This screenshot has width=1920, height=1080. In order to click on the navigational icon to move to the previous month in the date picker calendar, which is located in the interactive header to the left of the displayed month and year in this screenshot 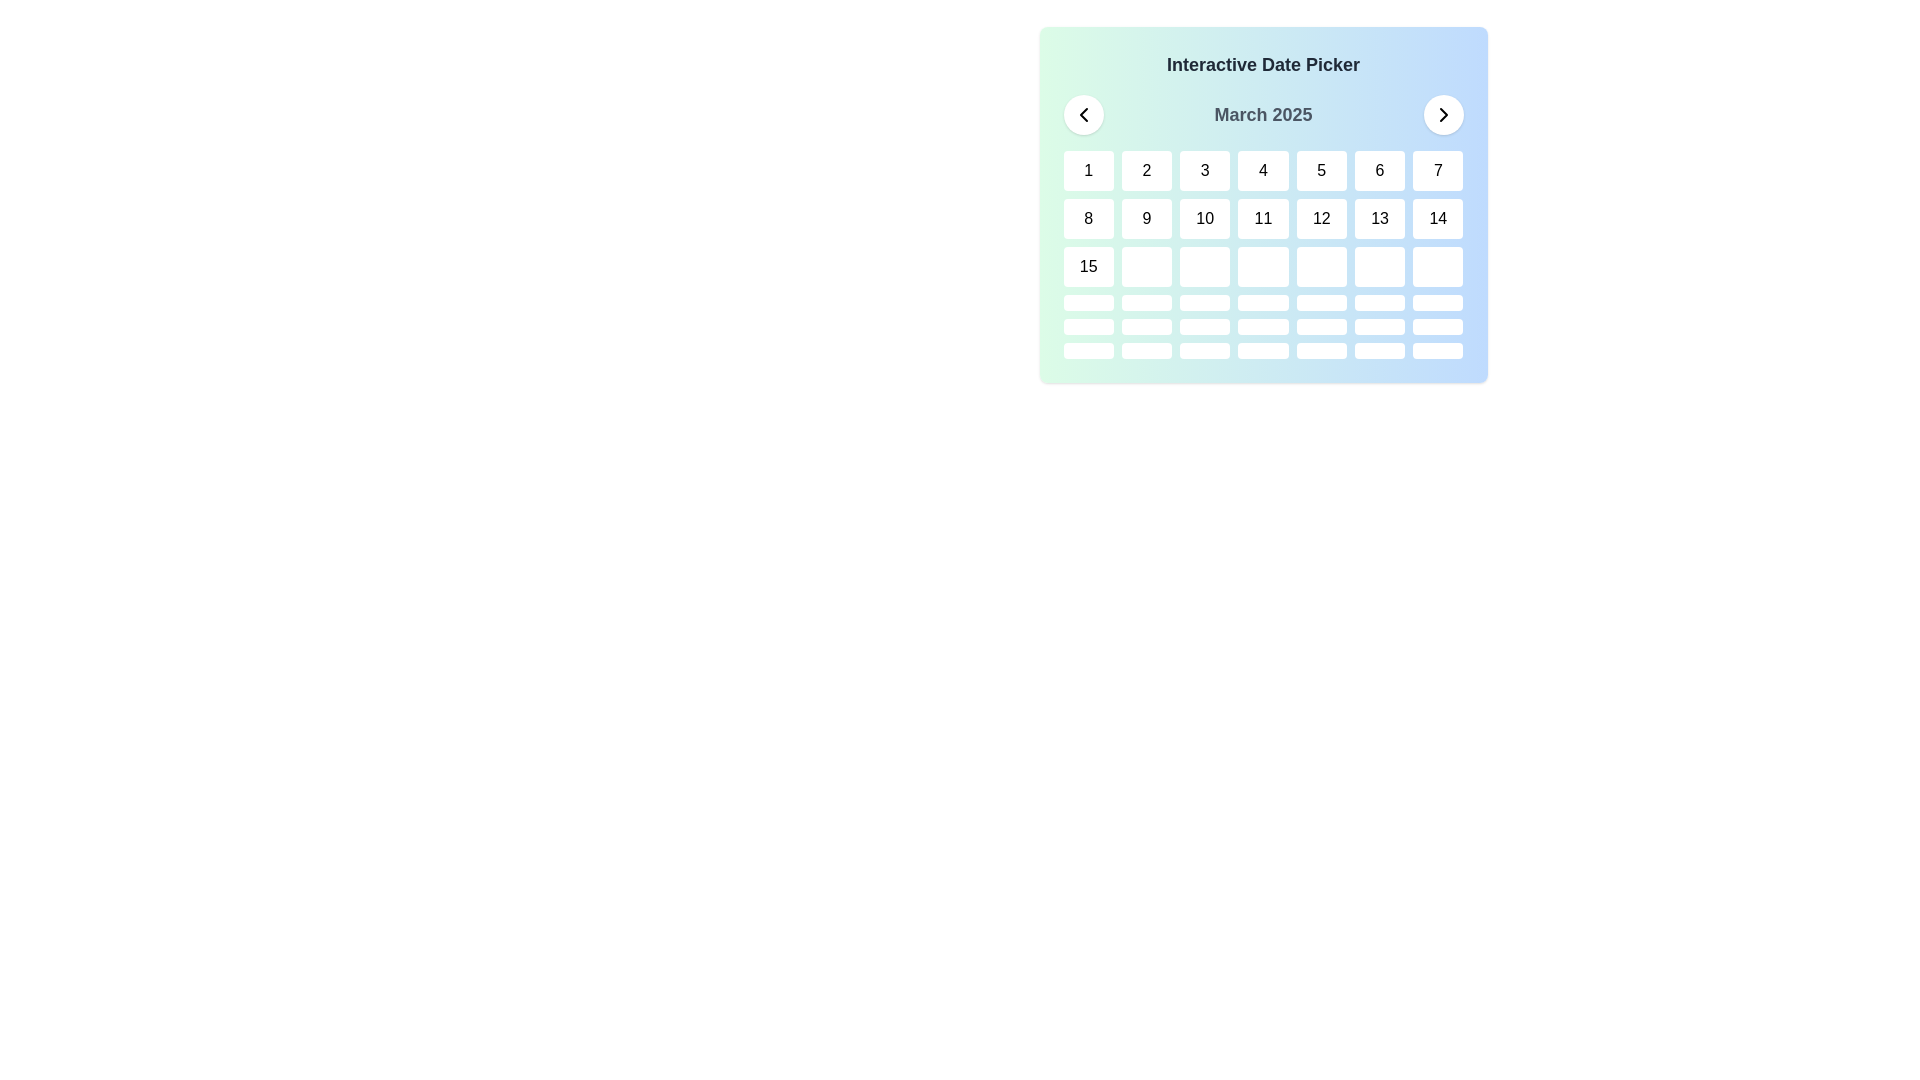, I will do `click(1082, 115)`.